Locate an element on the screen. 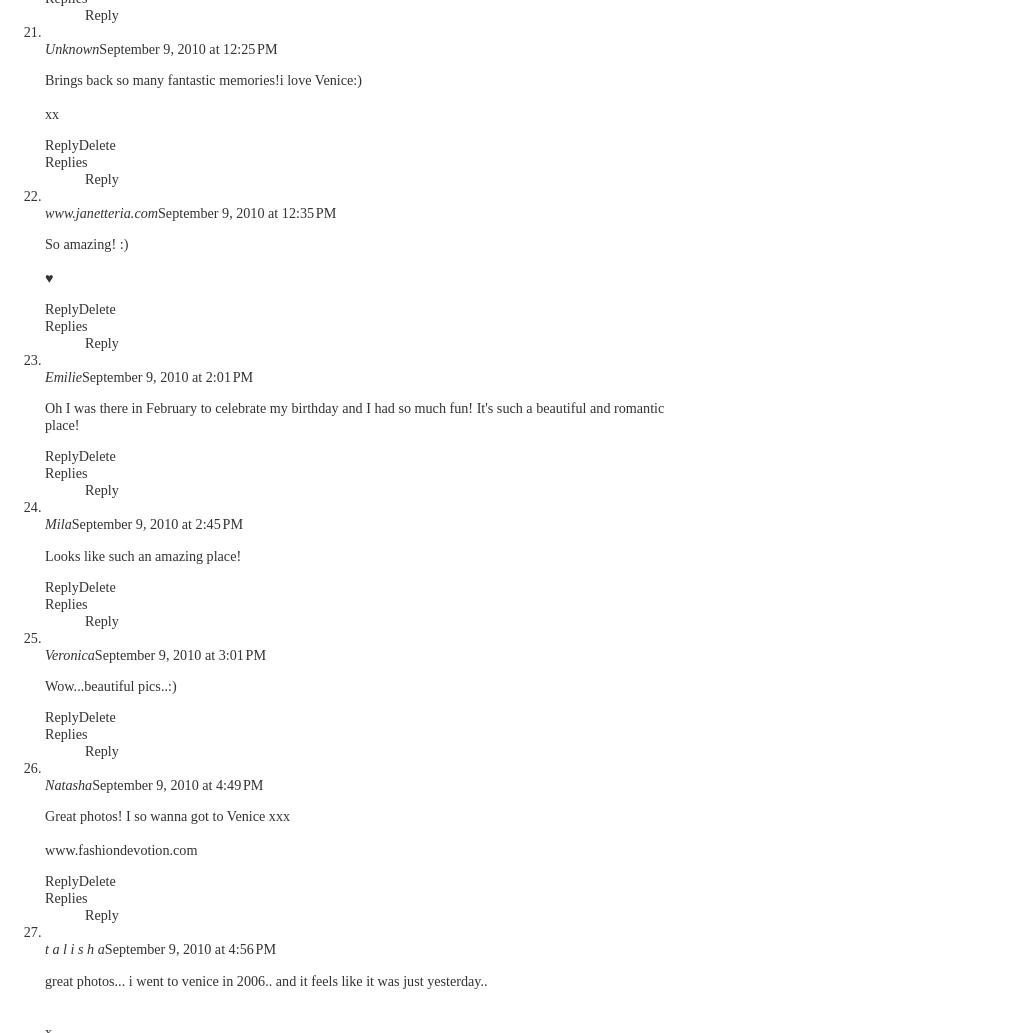 This screenshot has height=1033, width=1012. 'September 9, 2010 at 4:49 PM' is located at coordinates (177, 784).